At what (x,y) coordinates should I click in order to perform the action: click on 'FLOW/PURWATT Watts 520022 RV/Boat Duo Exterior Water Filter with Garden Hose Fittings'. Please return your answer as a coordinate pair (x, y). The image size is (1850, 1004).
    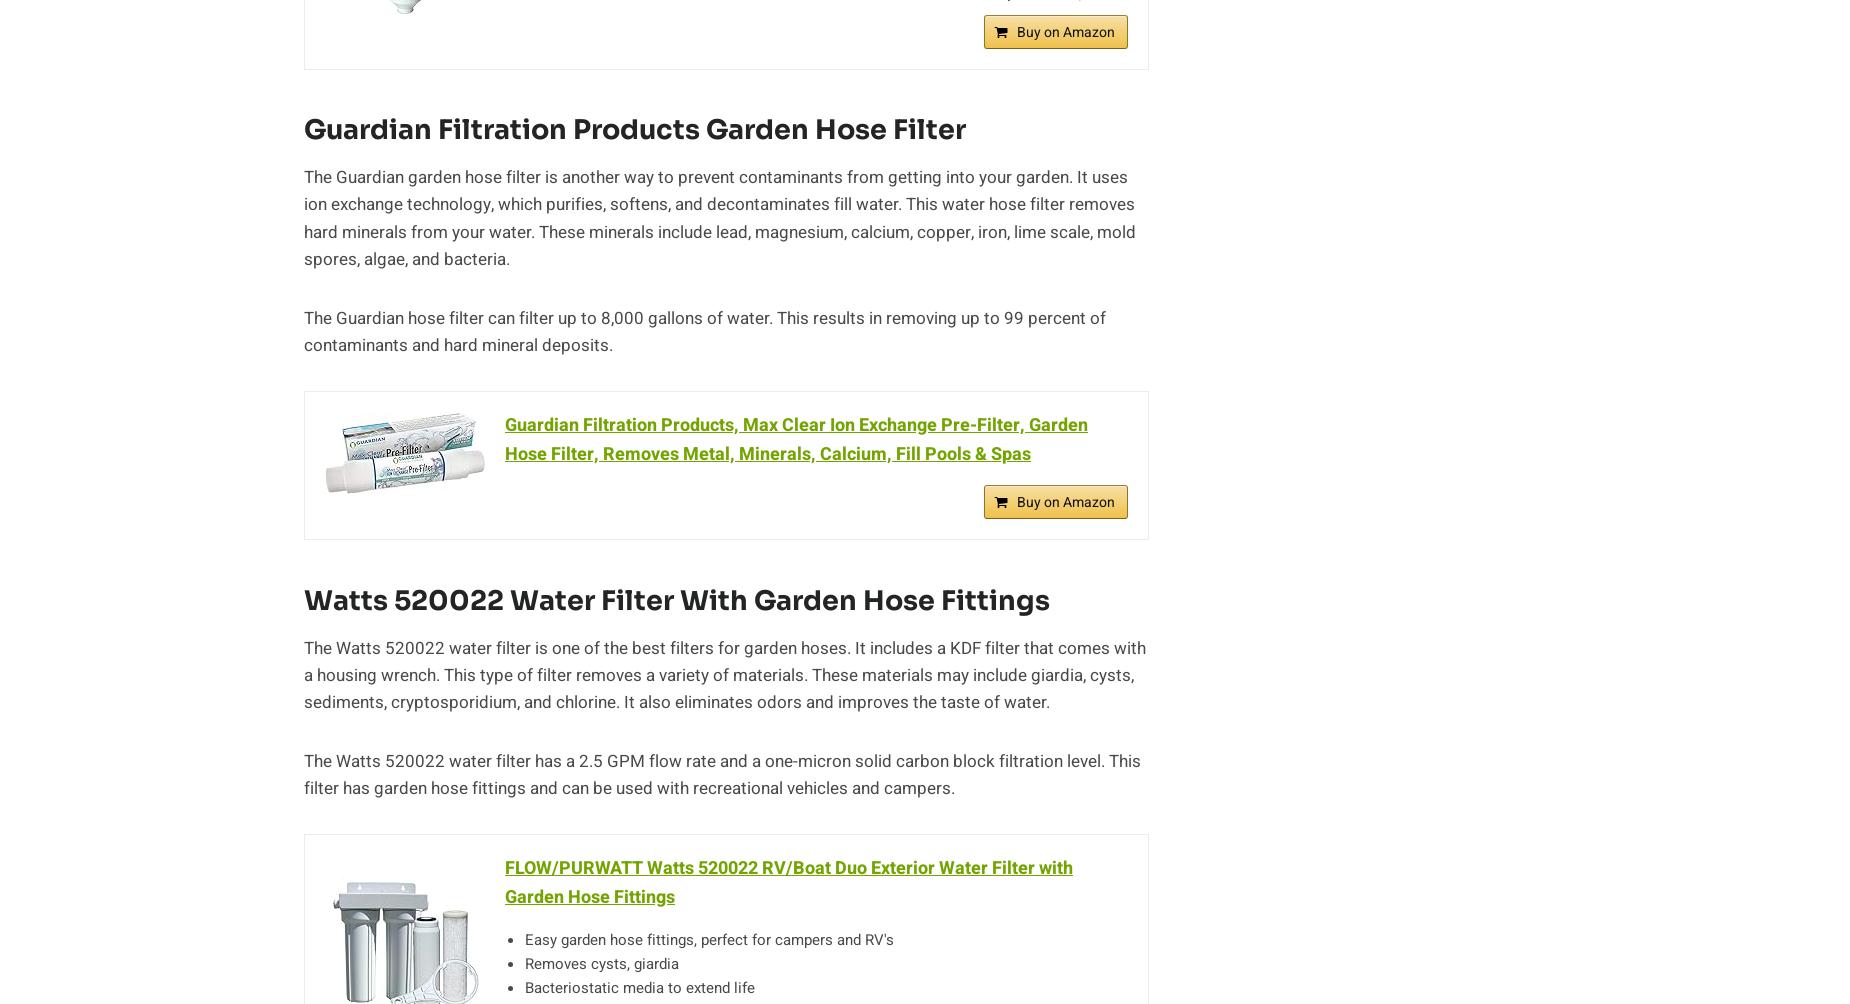
    Looking at the image, I should click on (505, 882).